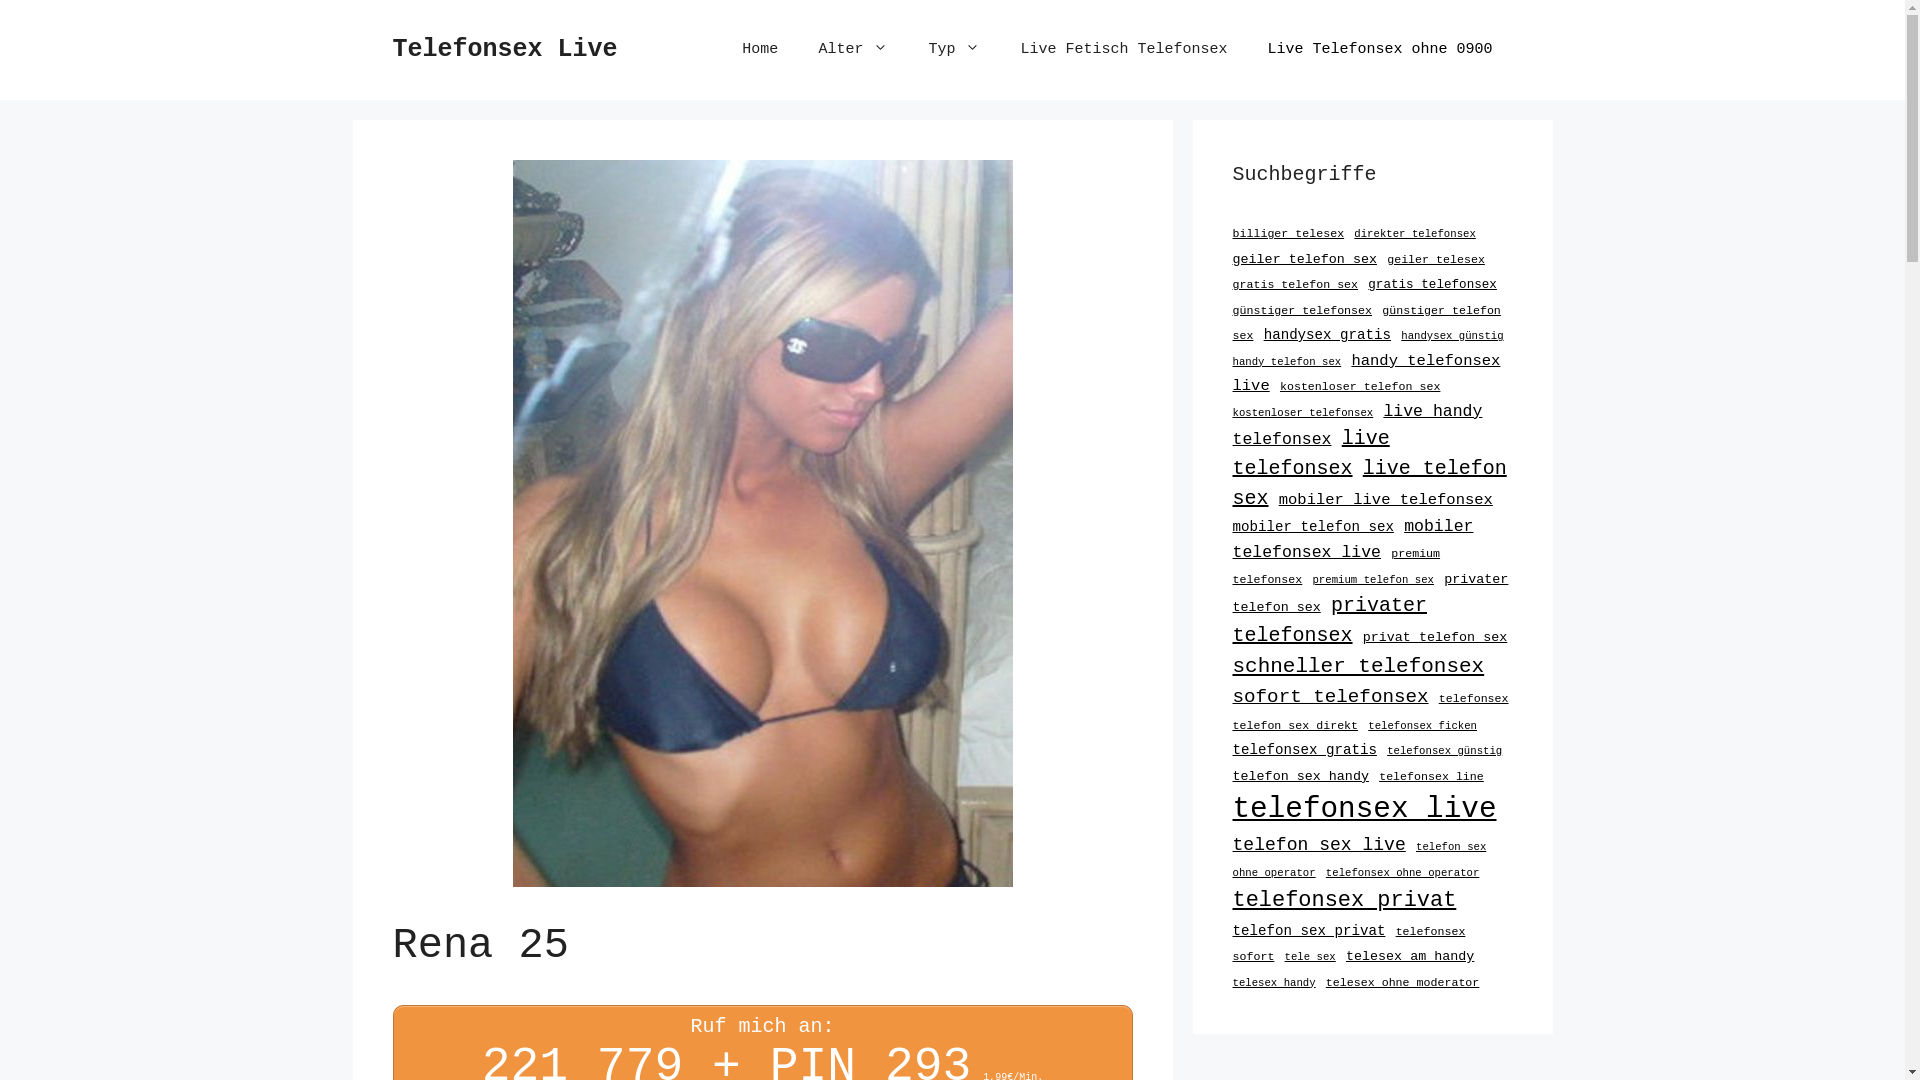 The width and height of the screenshot is (1920, 1080). Describe the element at coordinates (1123, 49) in the screenshot. I see `'Live Fetisch Telefonsex'` at that location.